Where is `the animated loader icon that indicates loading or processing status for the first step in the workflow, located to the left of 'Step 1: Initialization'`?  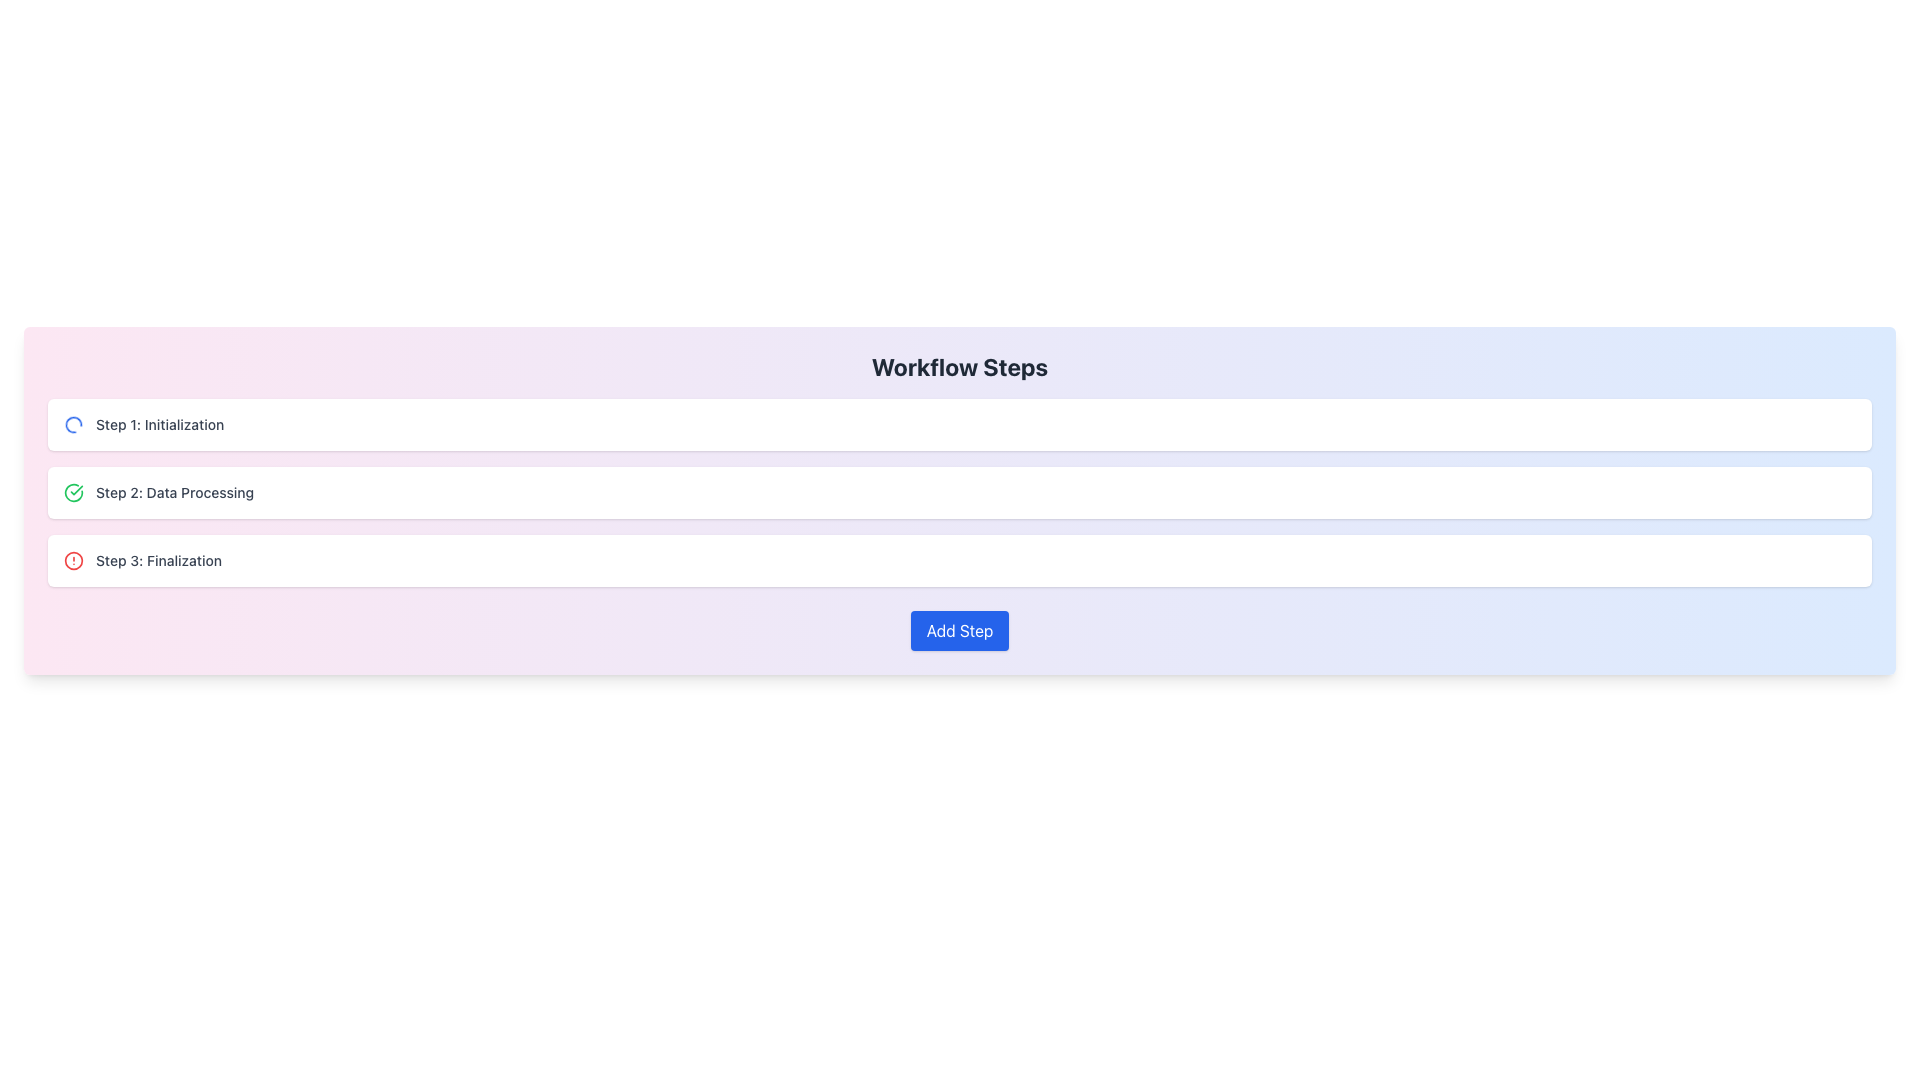 the animated loader icon that indicates loading or processing status for the first step in the workflow, located to the left of 'Step 1: Initialization' is located at coordinates (73, 423).